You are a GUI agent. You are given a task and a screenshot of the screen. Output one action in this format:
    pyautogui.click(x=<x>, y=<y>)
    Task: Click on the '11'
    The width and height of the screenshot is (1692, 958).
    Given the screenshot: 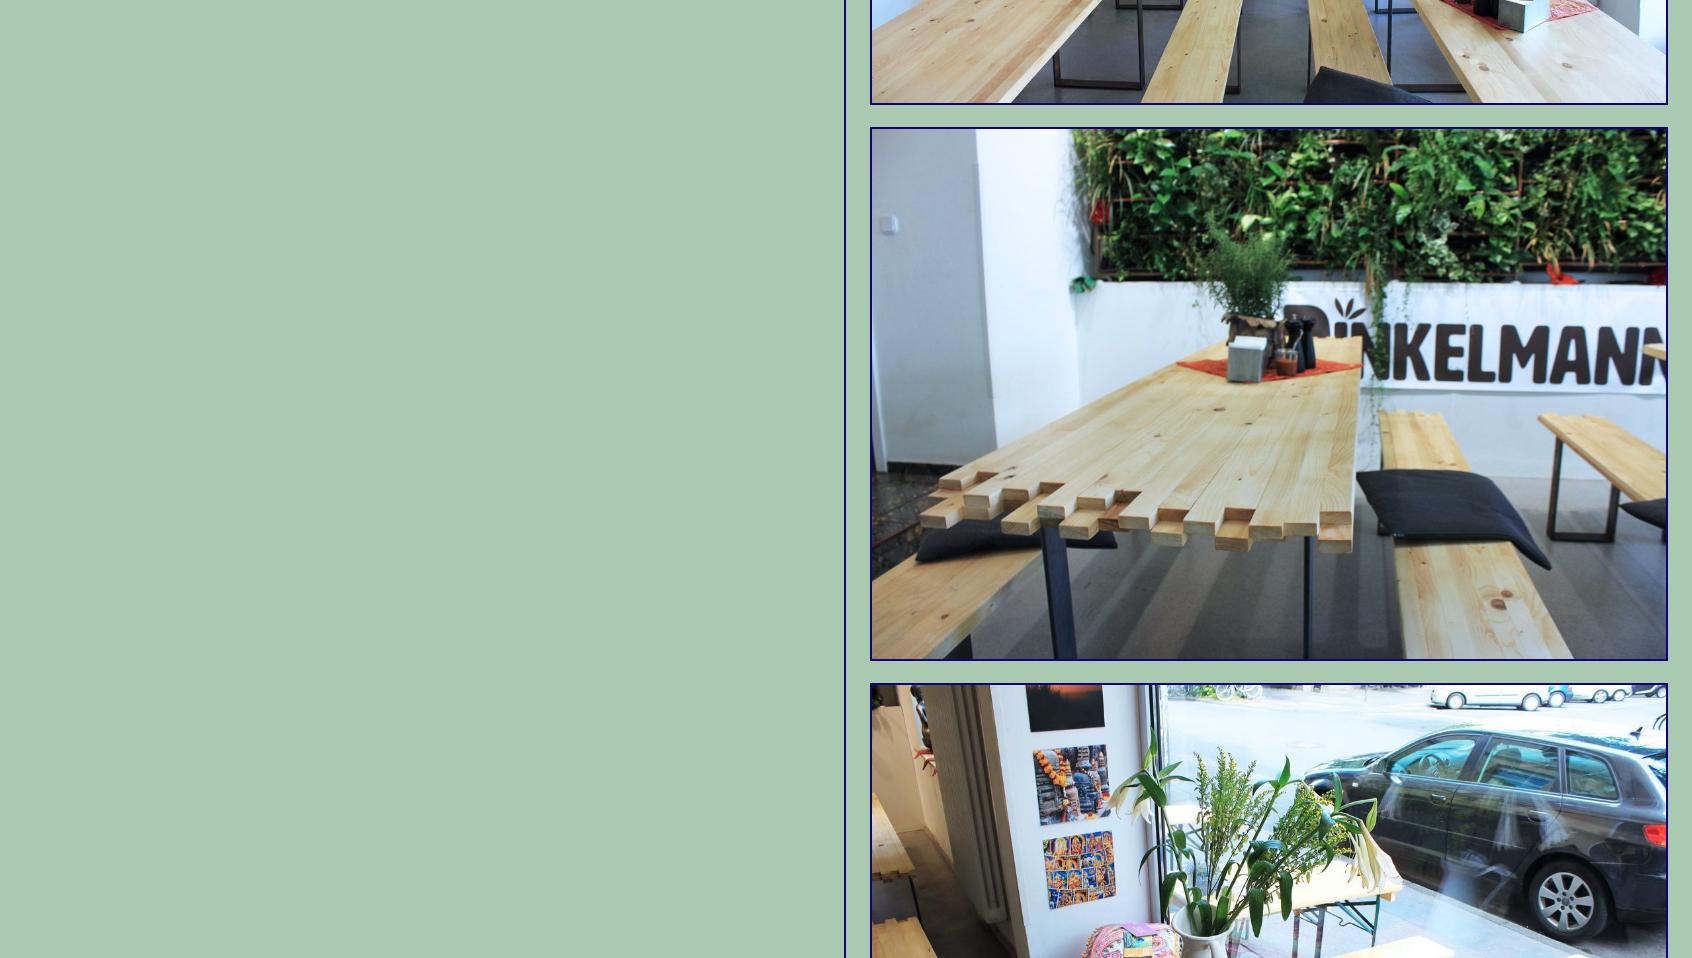 What is the action you would take?
    pyautogui.click(x=1158, y=542)
    